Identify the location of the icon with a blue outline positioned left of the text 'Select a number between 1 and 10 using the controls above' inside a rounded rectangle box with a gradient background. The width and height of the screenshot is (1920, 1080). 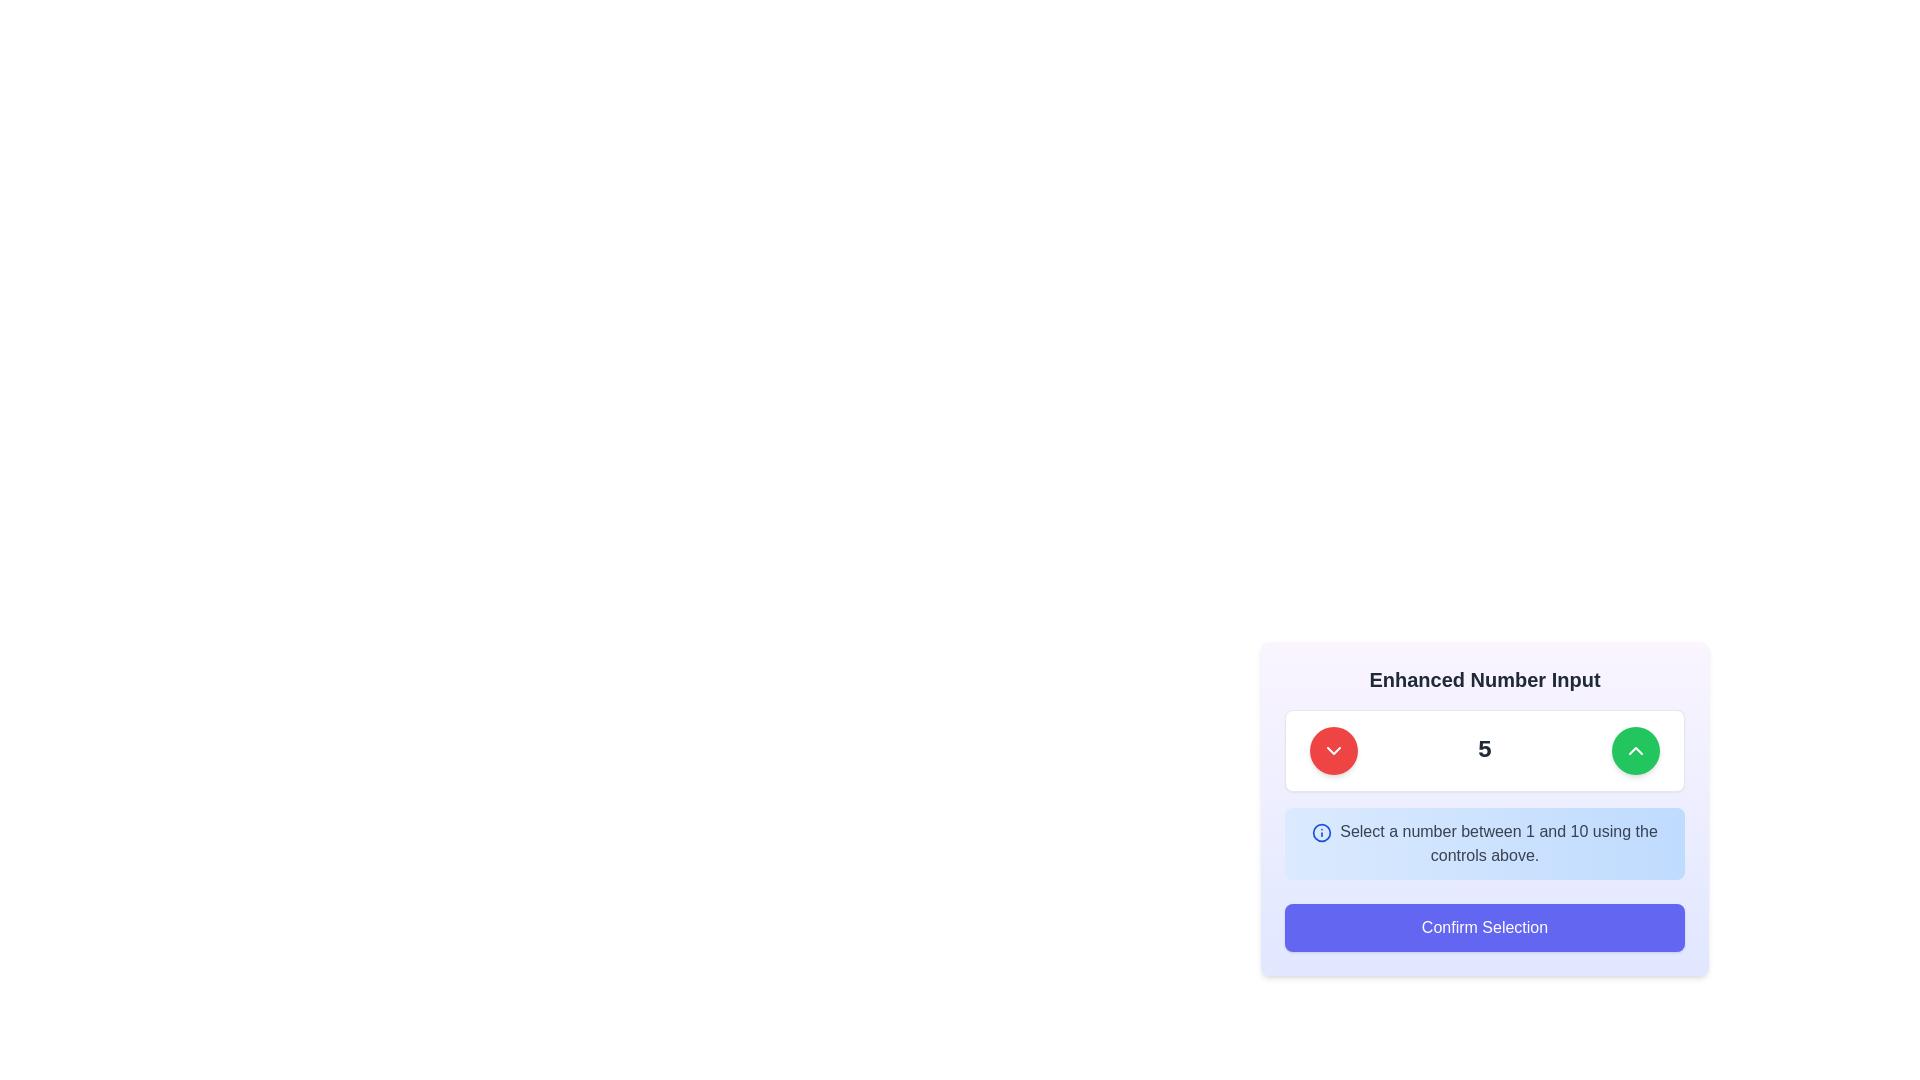
(1322, 832).